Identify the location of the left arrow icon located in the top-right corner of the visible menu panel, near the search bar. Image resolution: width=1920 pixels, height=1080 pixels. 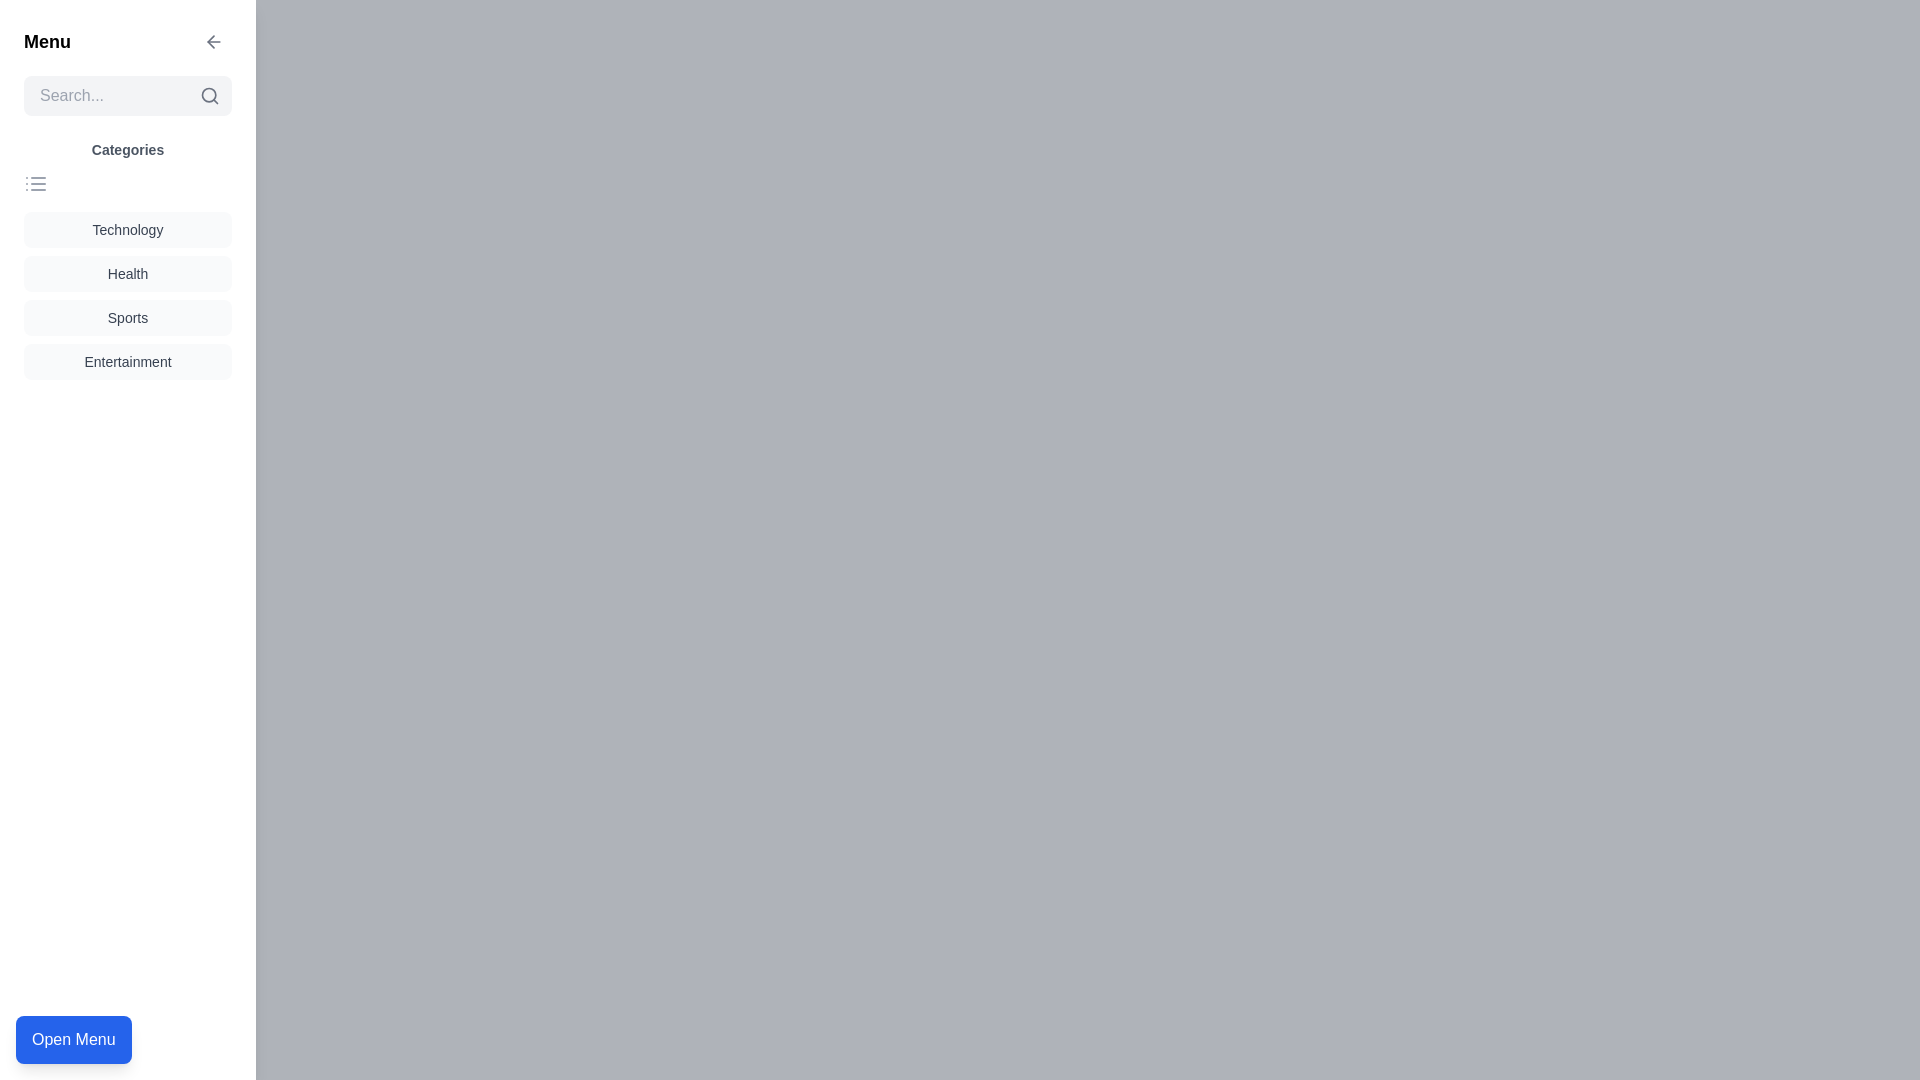
(211, 42).